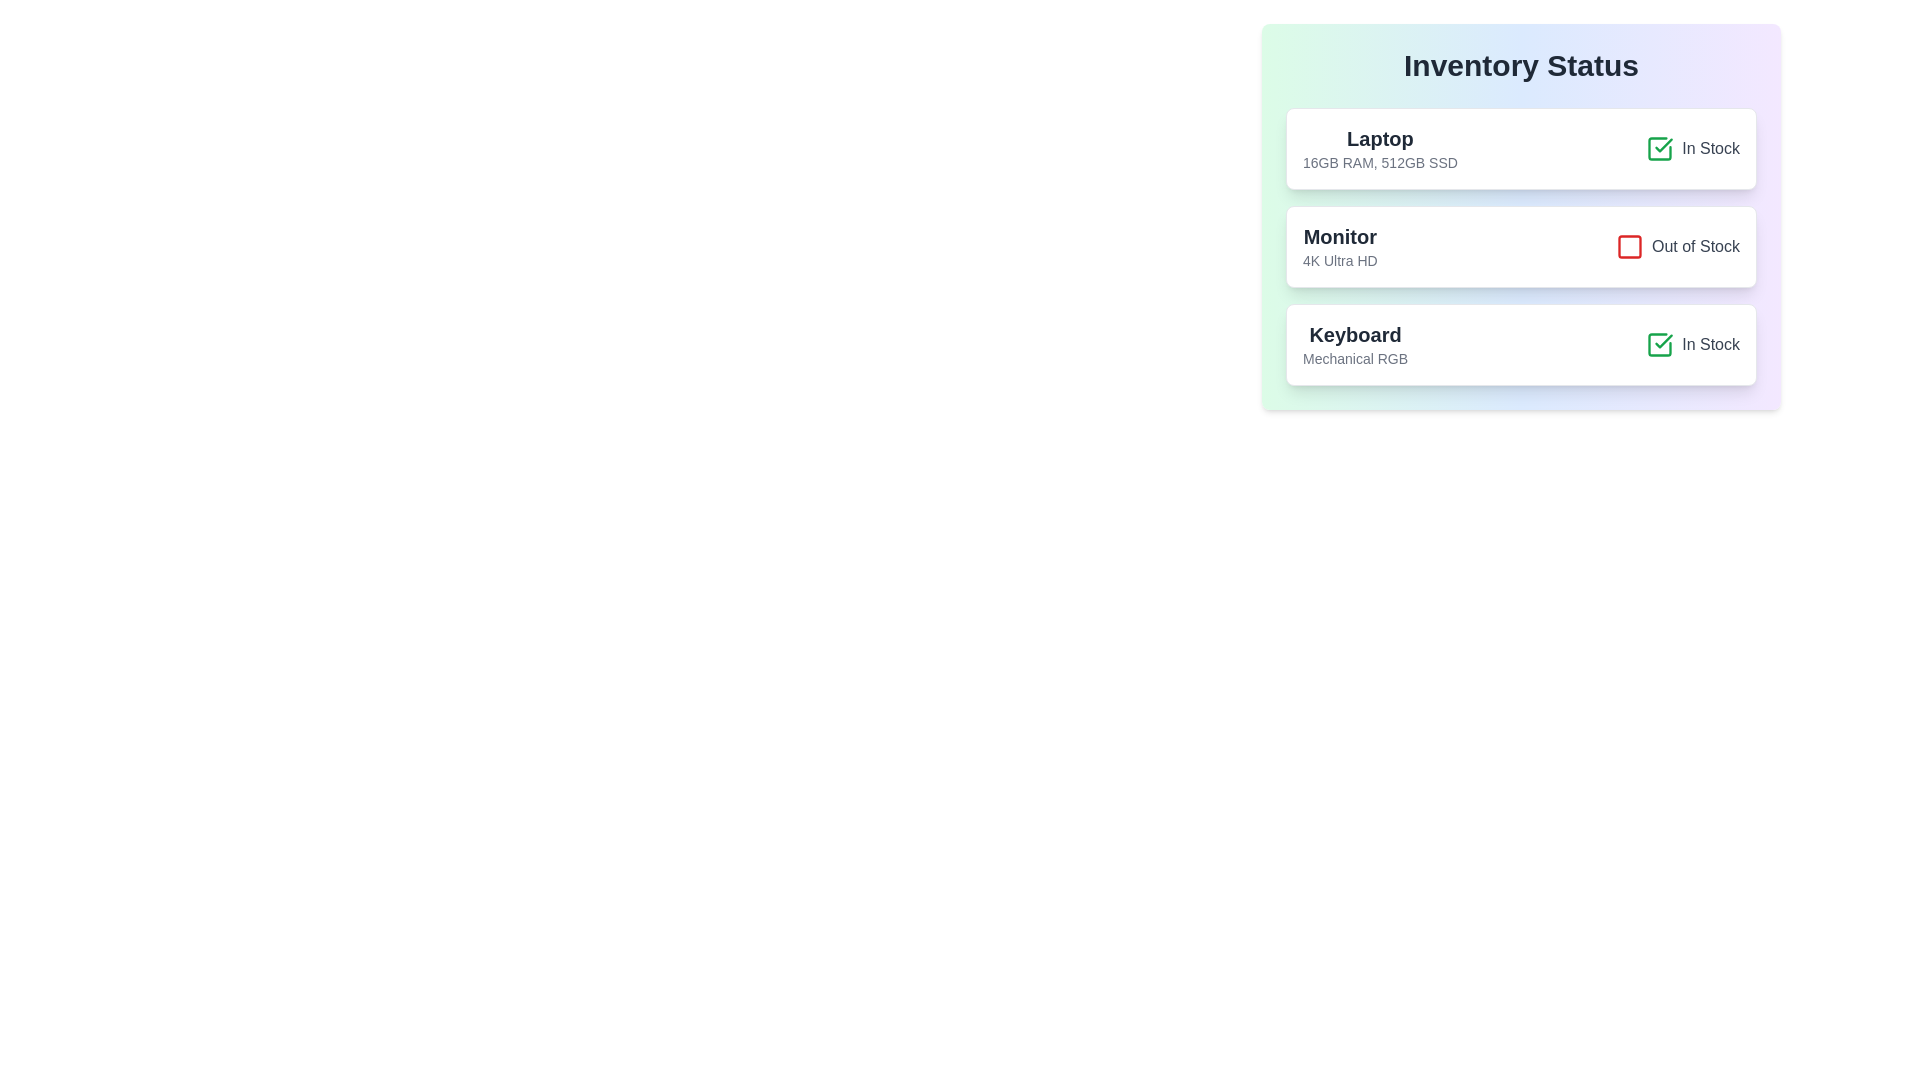 The height and width of the screenshot is (1080, 1920). I want to click on the text label reading 'Mechanical RGB', which is styled in a smaller gray font and positioned directly below the 'Keyboard' text, so click(1355, 357).